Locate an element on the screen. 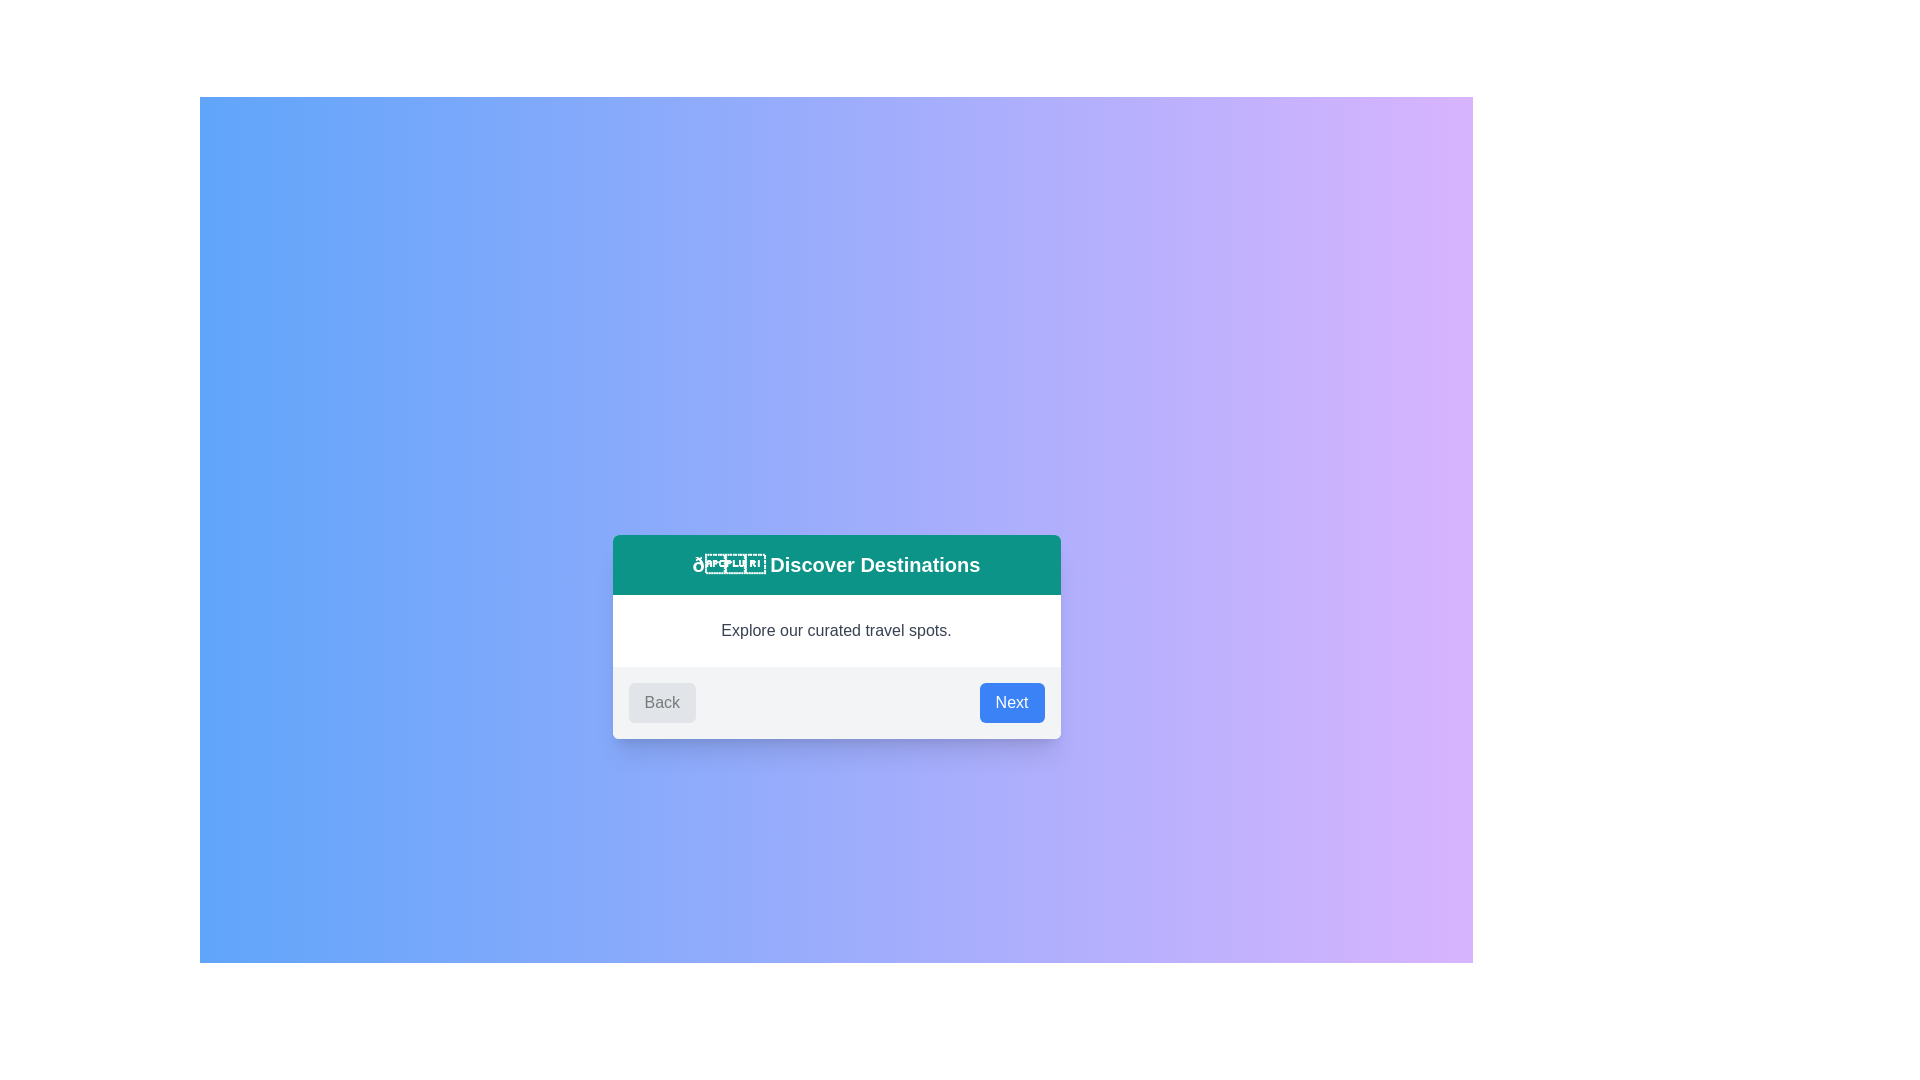 Image resolution: width=1920 pixels, height=1080 pixels. the 'Back' button, which is a rectangular button with rounded corners, styled with a gray background and containing the text 'Back', located at the bottom left of the card UI is located at coordinates (662, 701).